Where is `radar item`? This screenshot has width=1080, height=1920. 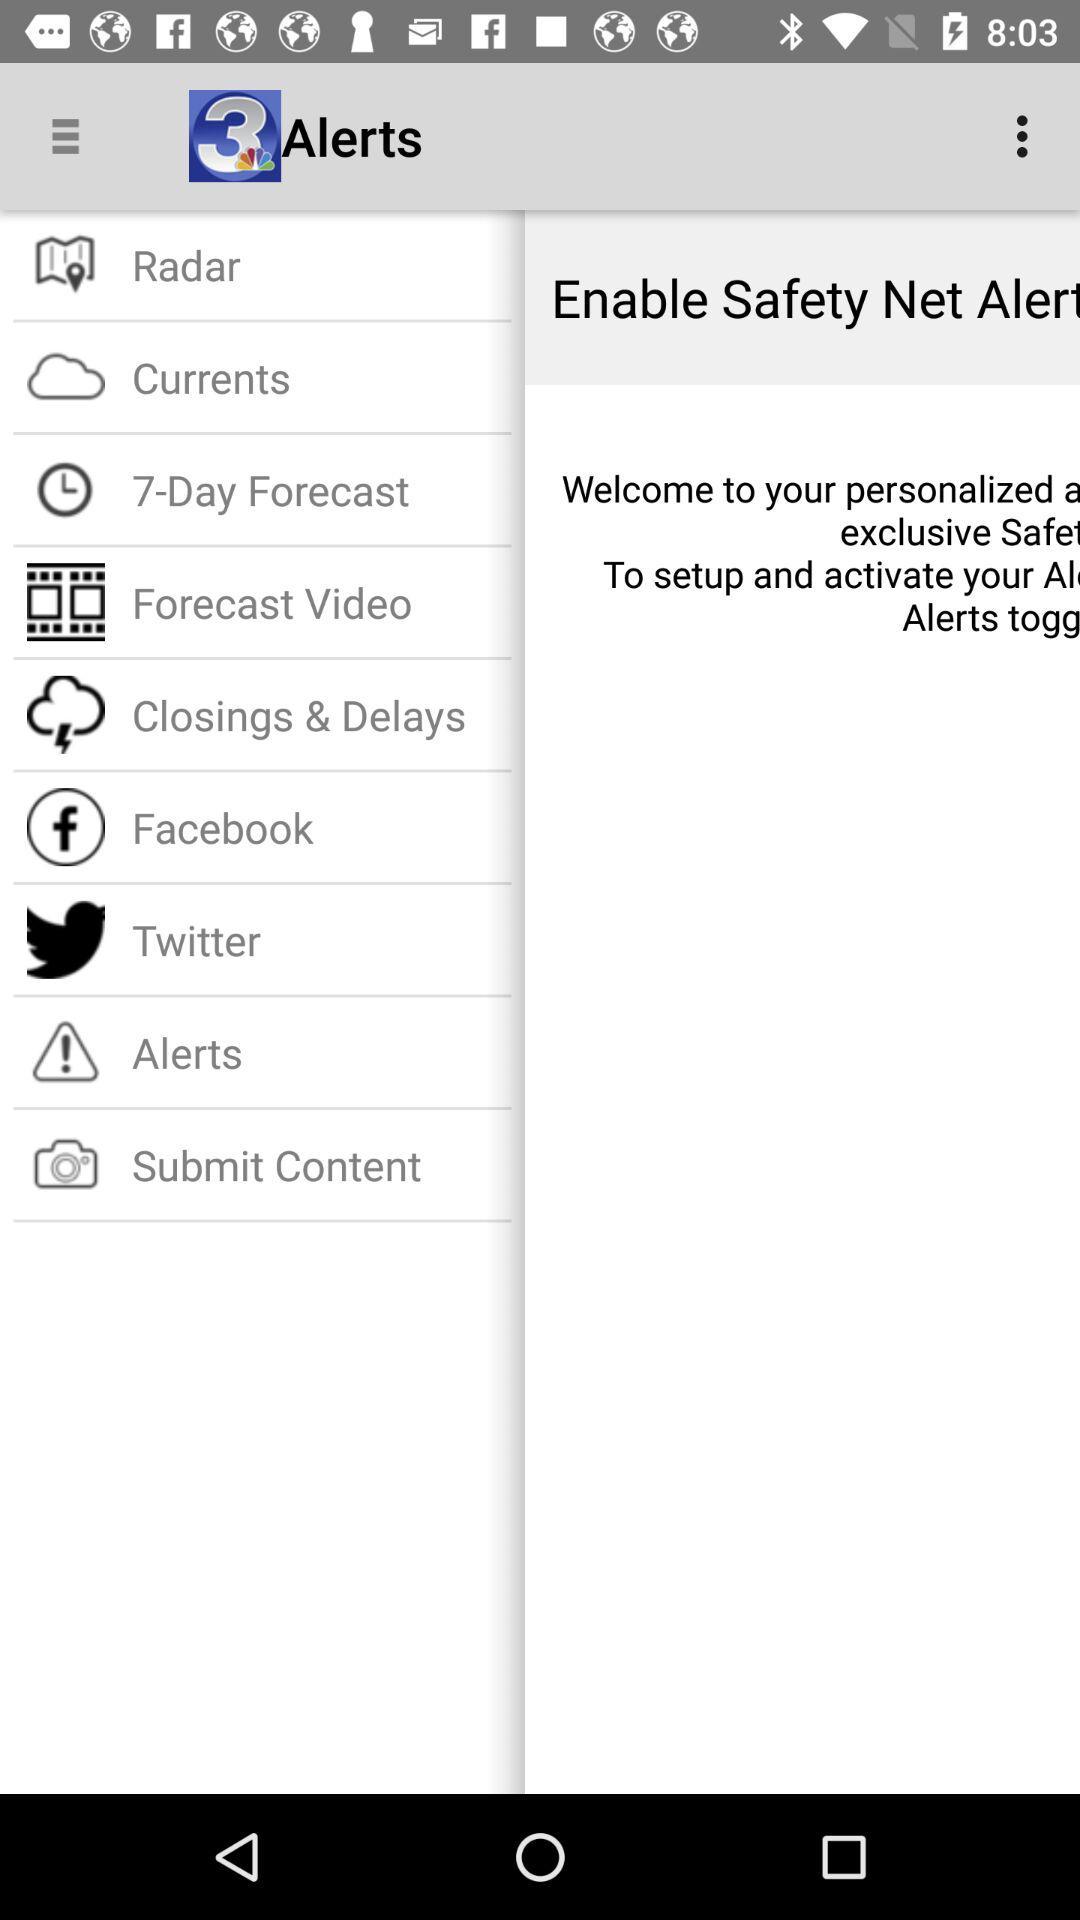
radar item is located at coordinates (315, 263).